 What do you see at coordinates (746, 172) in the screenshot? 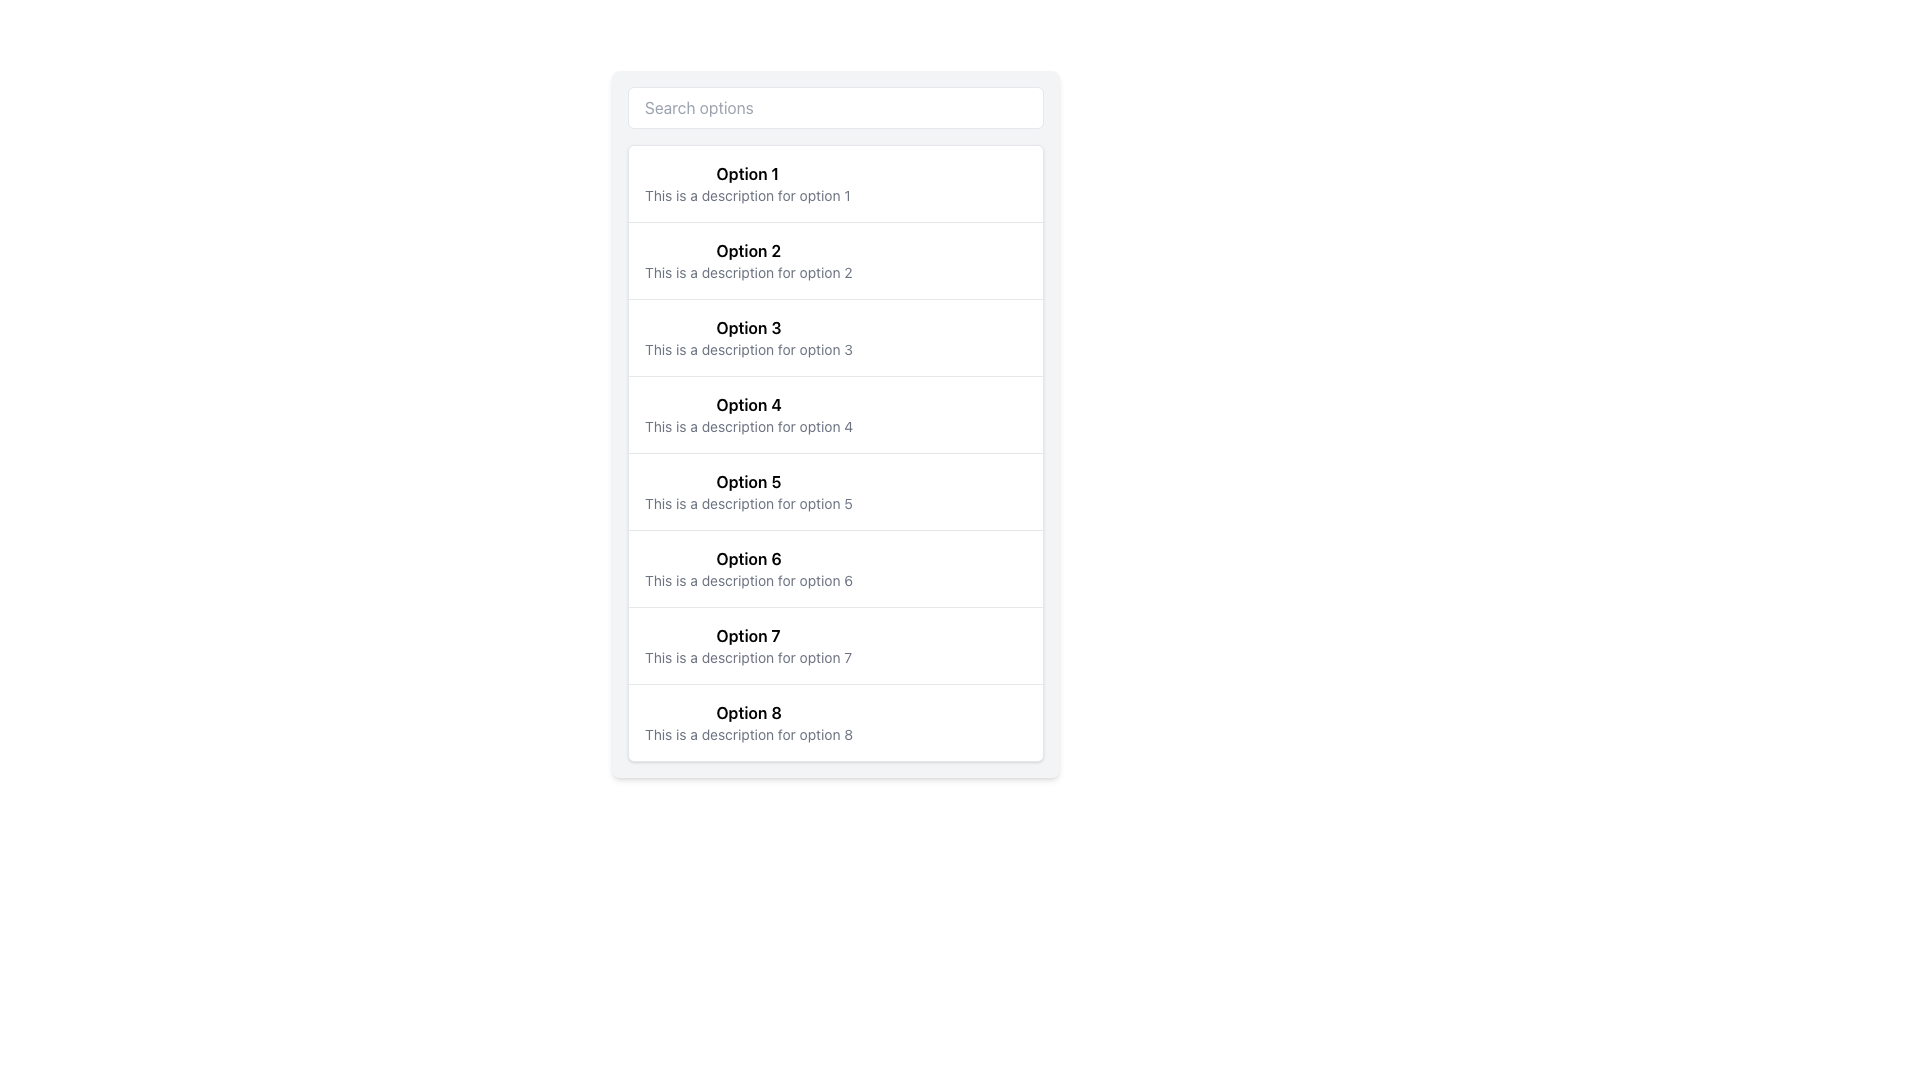
I see `the static text label for 'Option 1' located at the top-left of the content area, which guides users to select the desired option` at bounding box center [746, 172].